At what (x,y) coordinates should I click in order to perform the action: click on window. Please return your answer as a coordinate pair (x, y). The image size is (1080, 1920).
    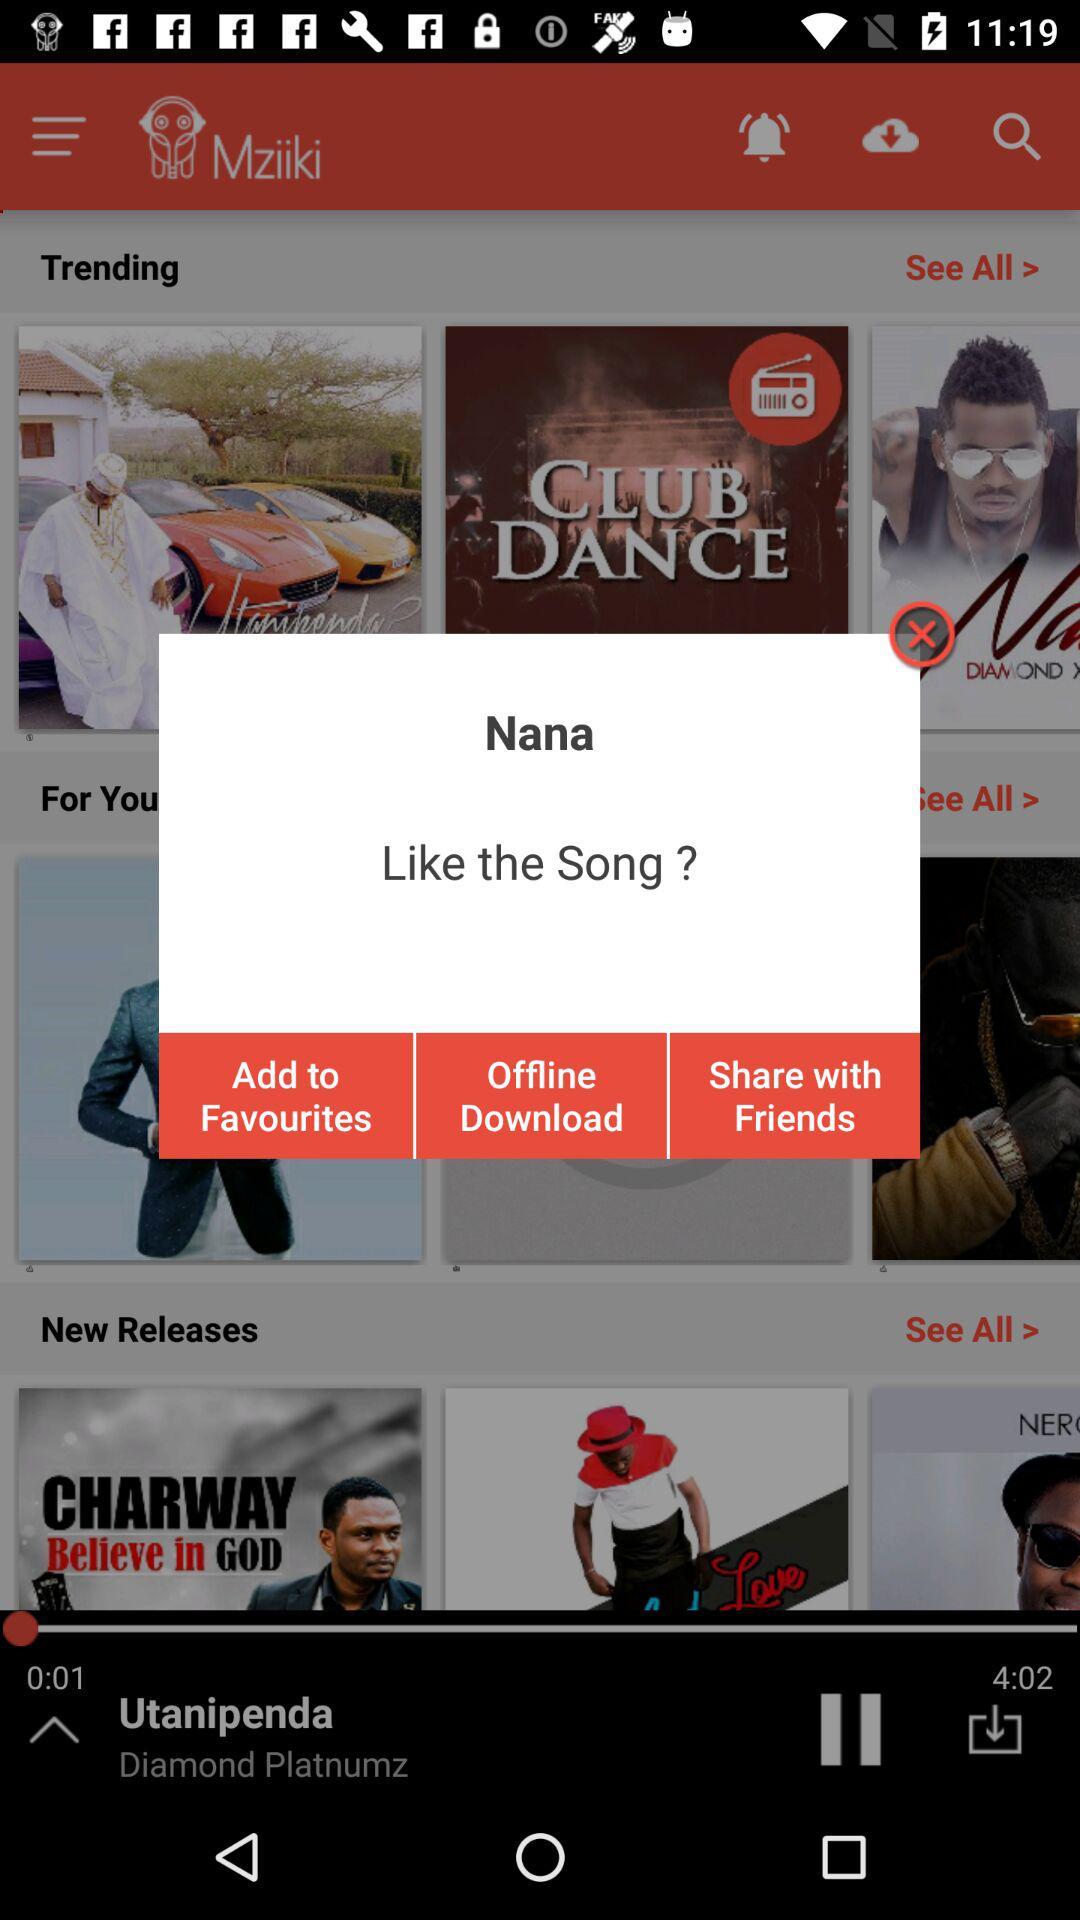
    Looking at the image, I should click on (920, 633).